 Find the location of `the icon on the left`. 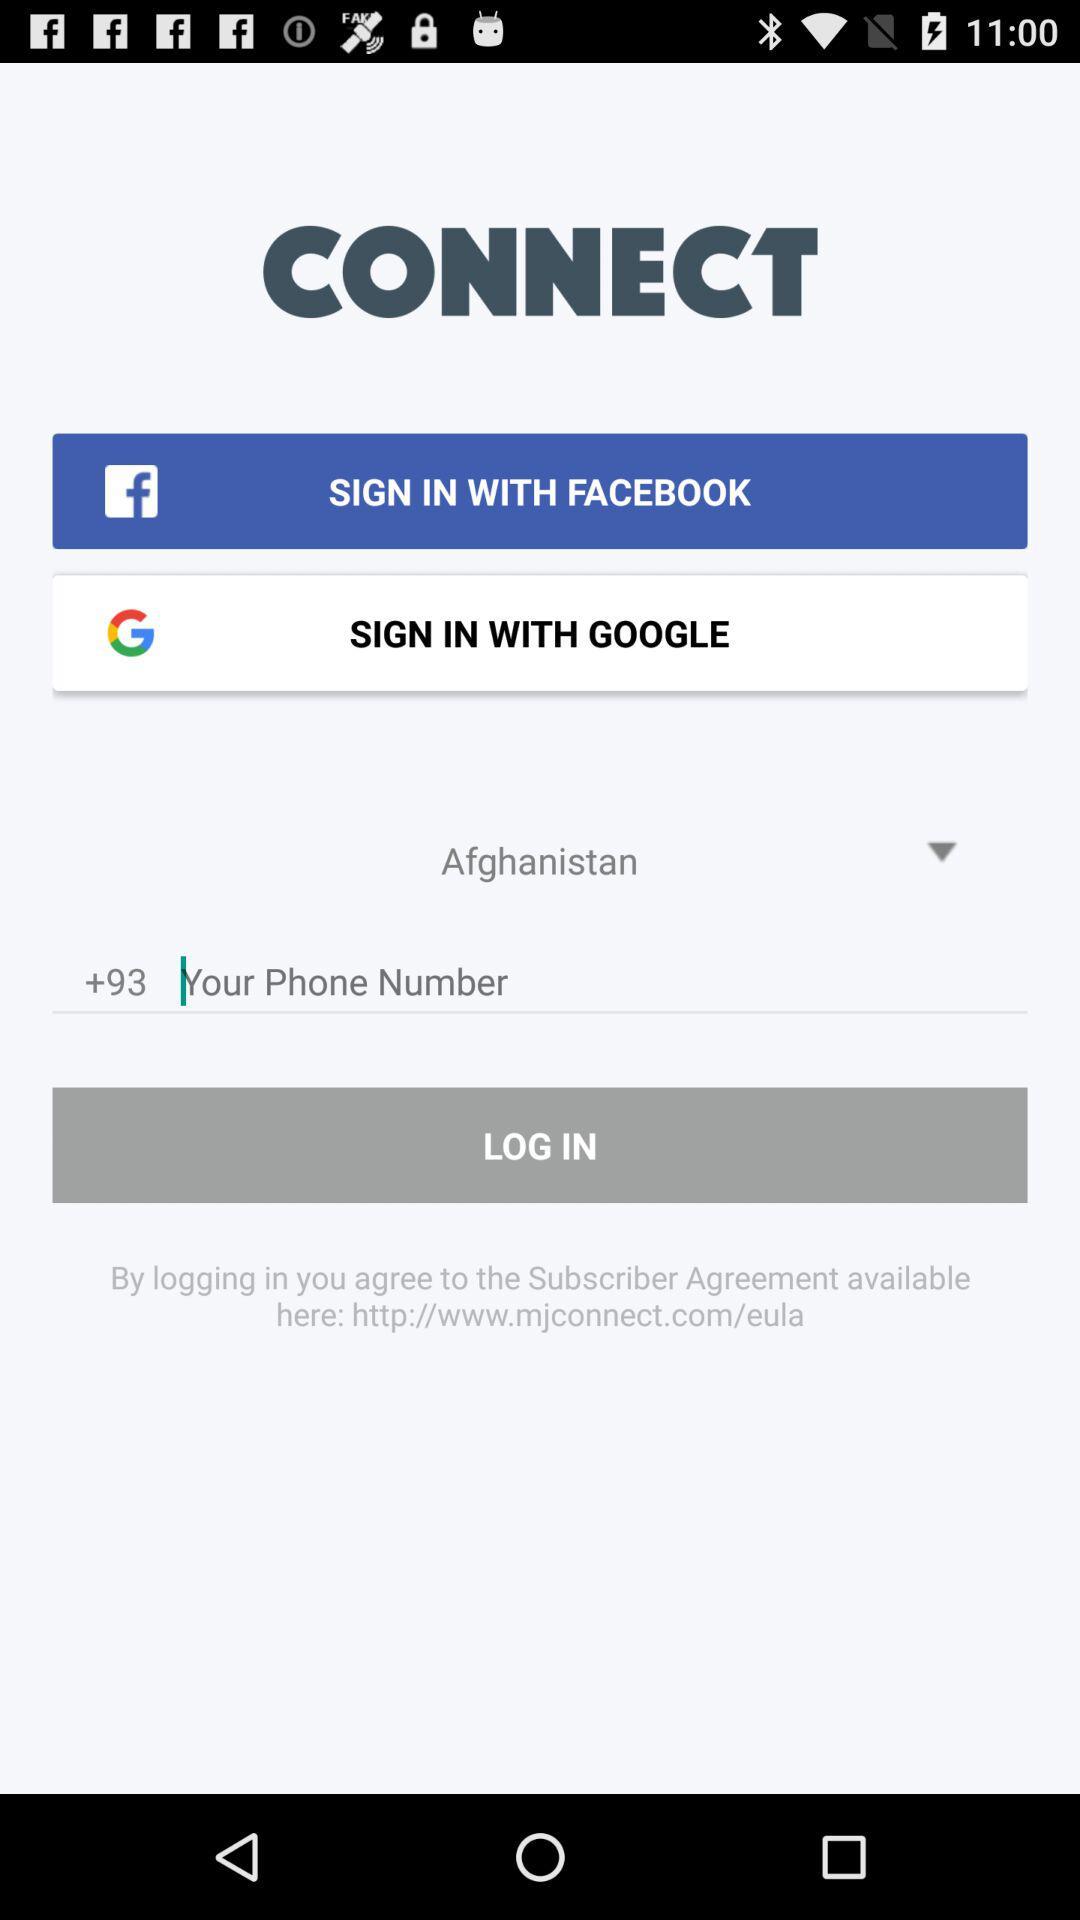

the icon on the left is located at coordinates (116, 986).